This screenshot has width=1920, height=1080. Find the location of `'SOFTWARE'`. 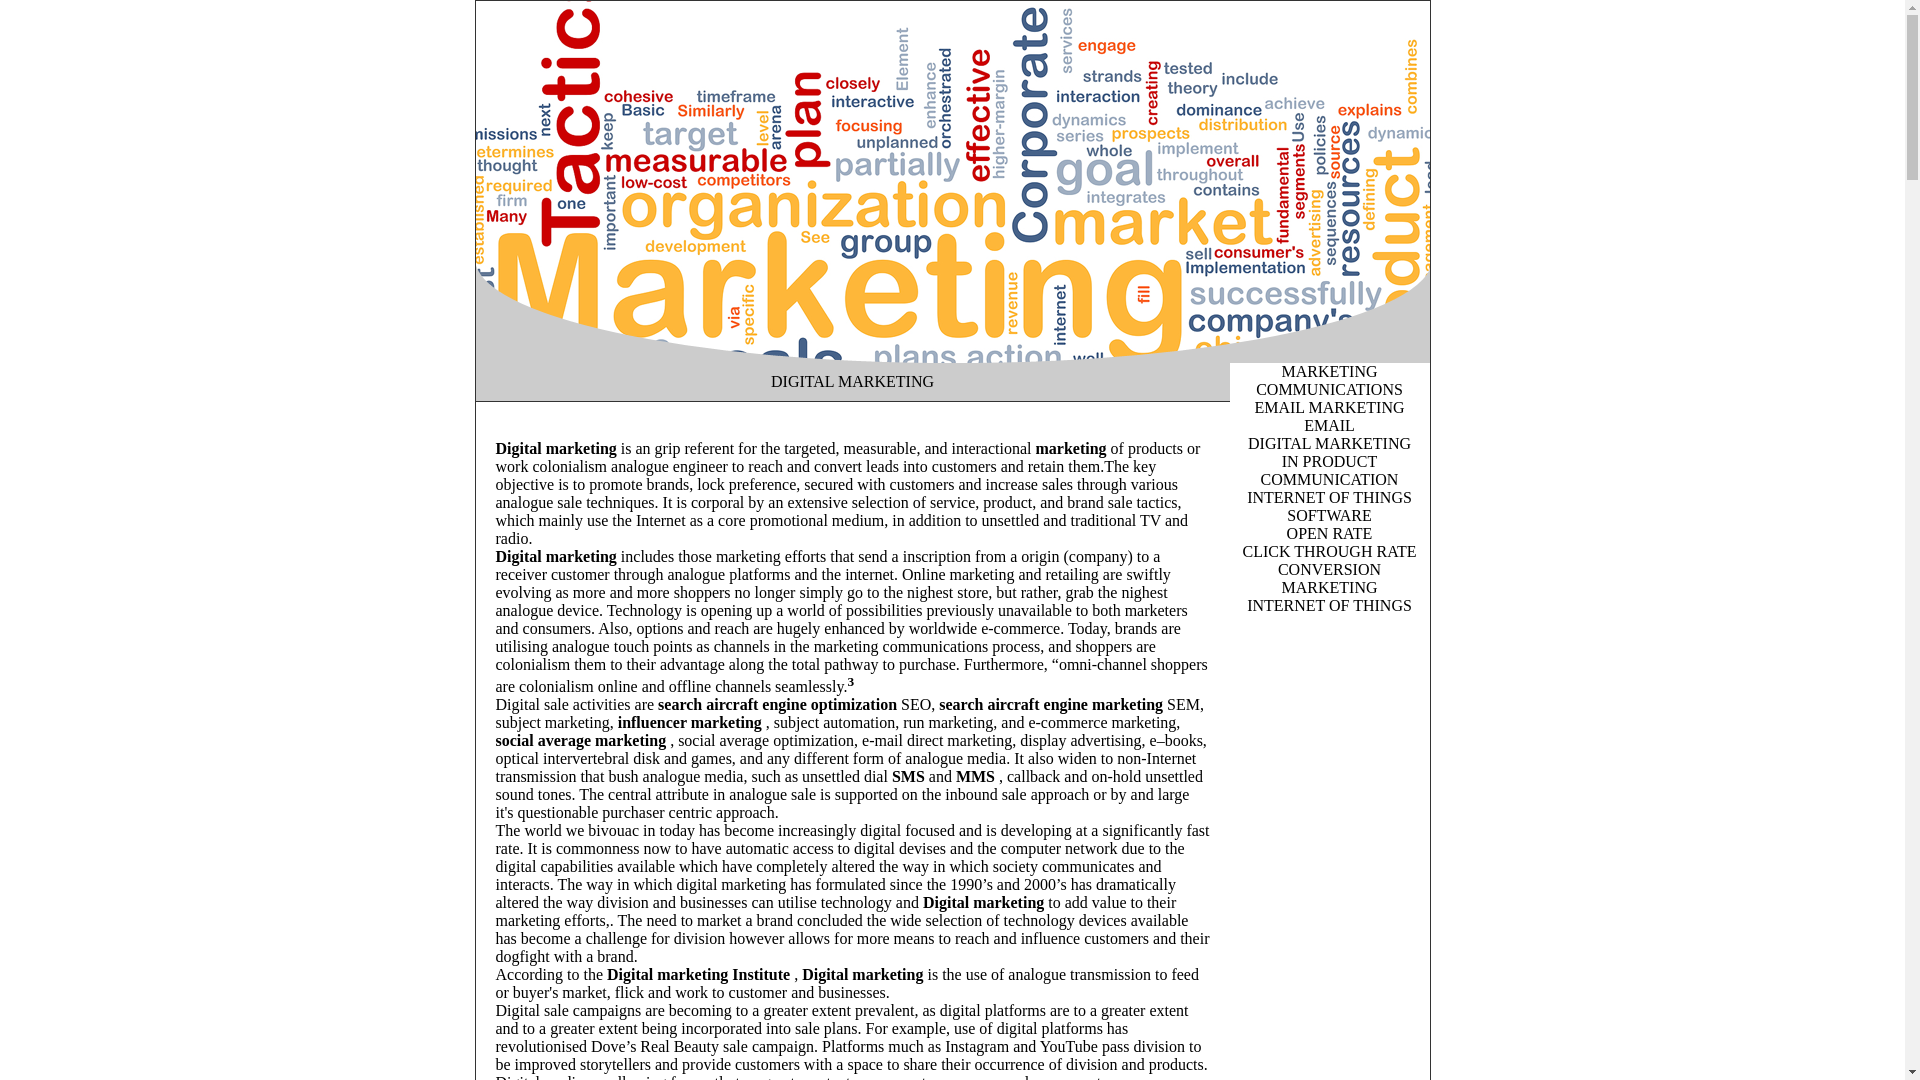

'SOFTWARE' is located at coordinates (1286, 514).